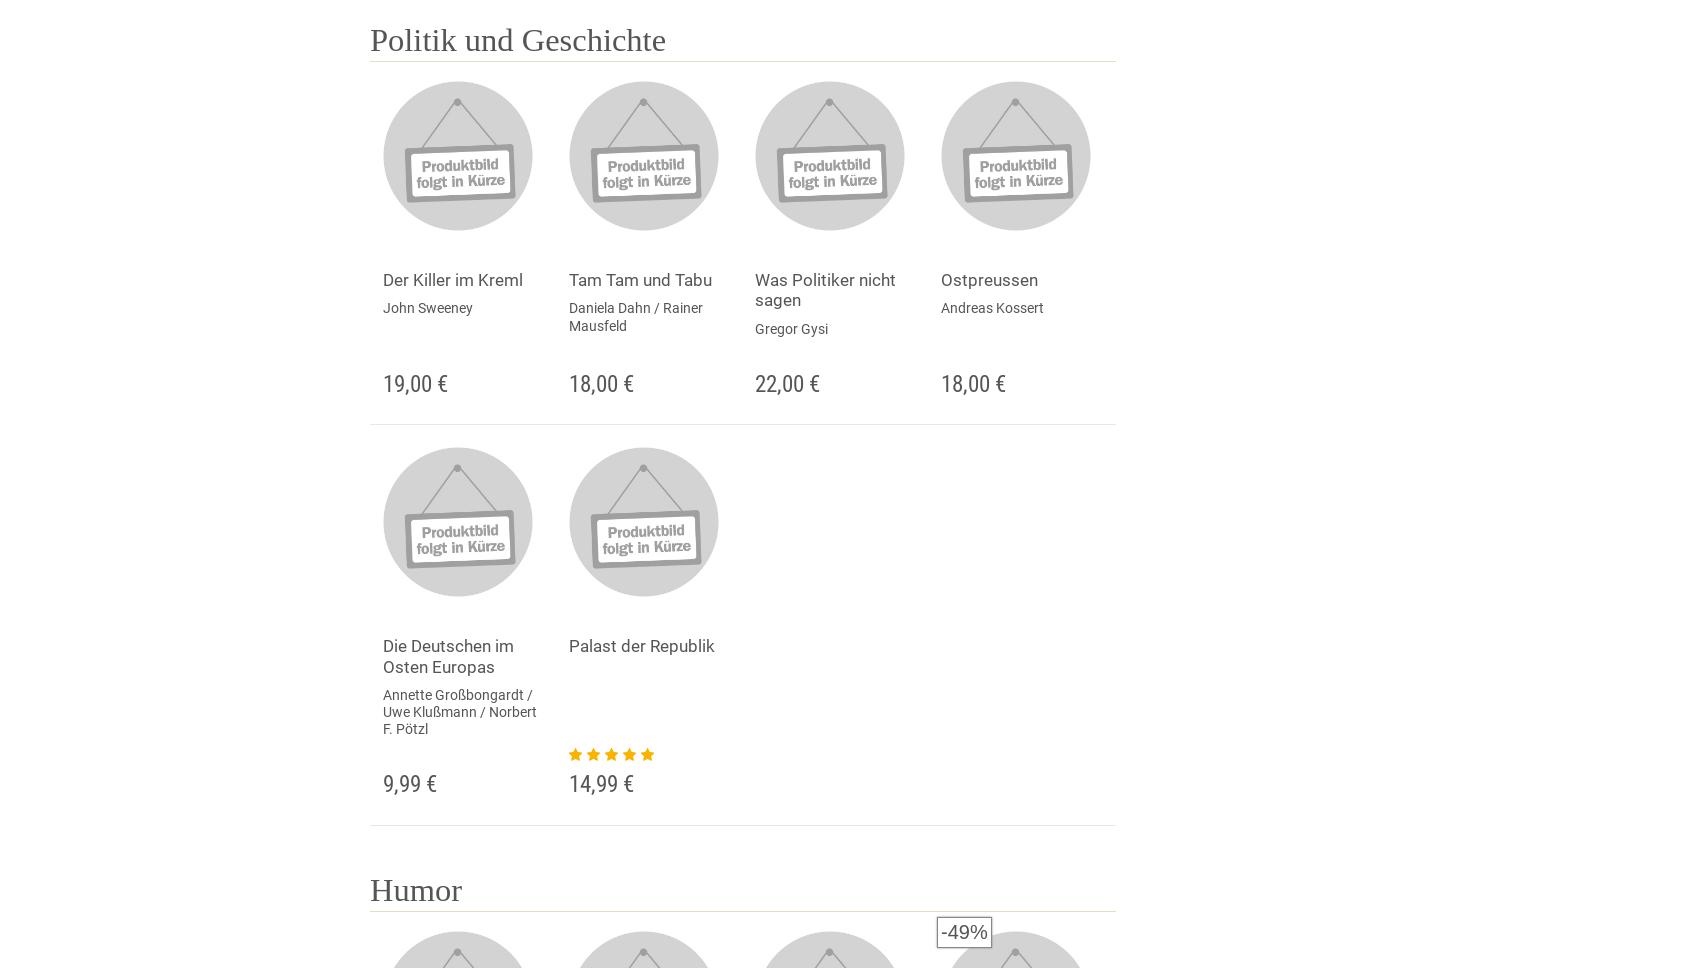  Describe the element at coordinates (940, 930) in the screenshot. I see `'-49%'` at that location.